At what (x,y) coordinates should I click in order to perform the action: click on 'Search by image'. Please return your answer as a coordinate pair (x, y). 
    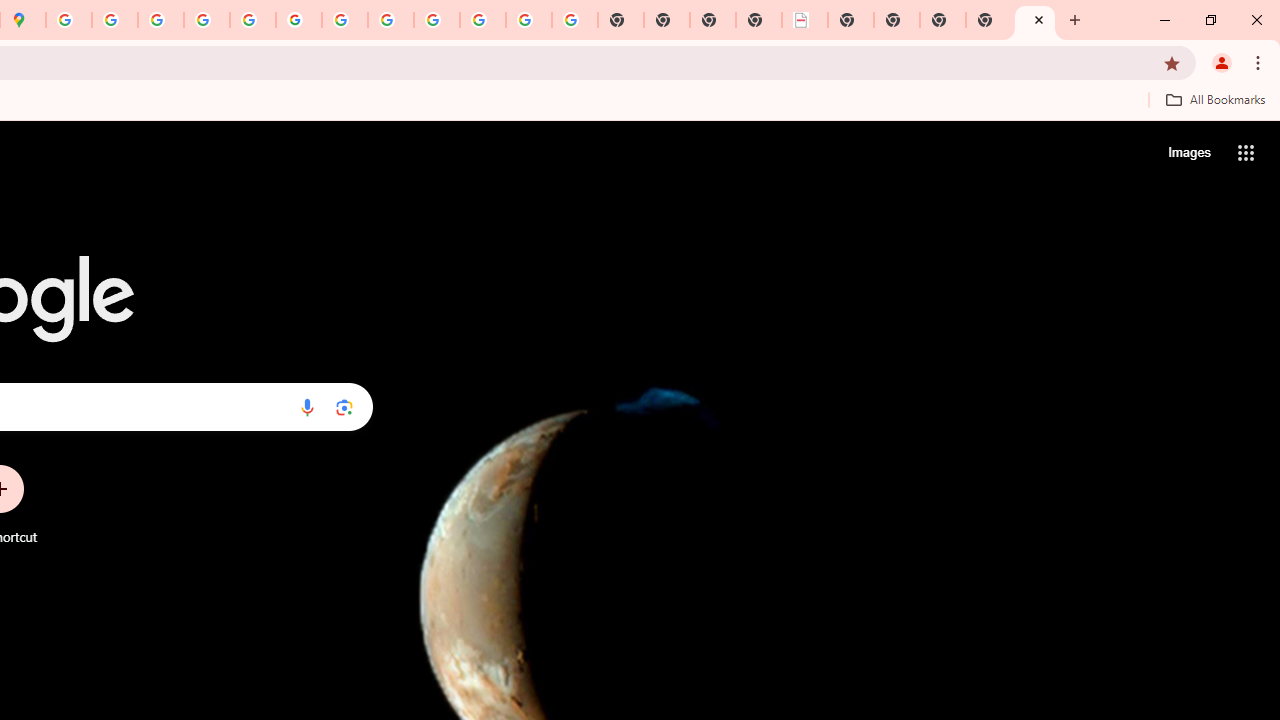
    Looking at the image, I should click on (344, 406).